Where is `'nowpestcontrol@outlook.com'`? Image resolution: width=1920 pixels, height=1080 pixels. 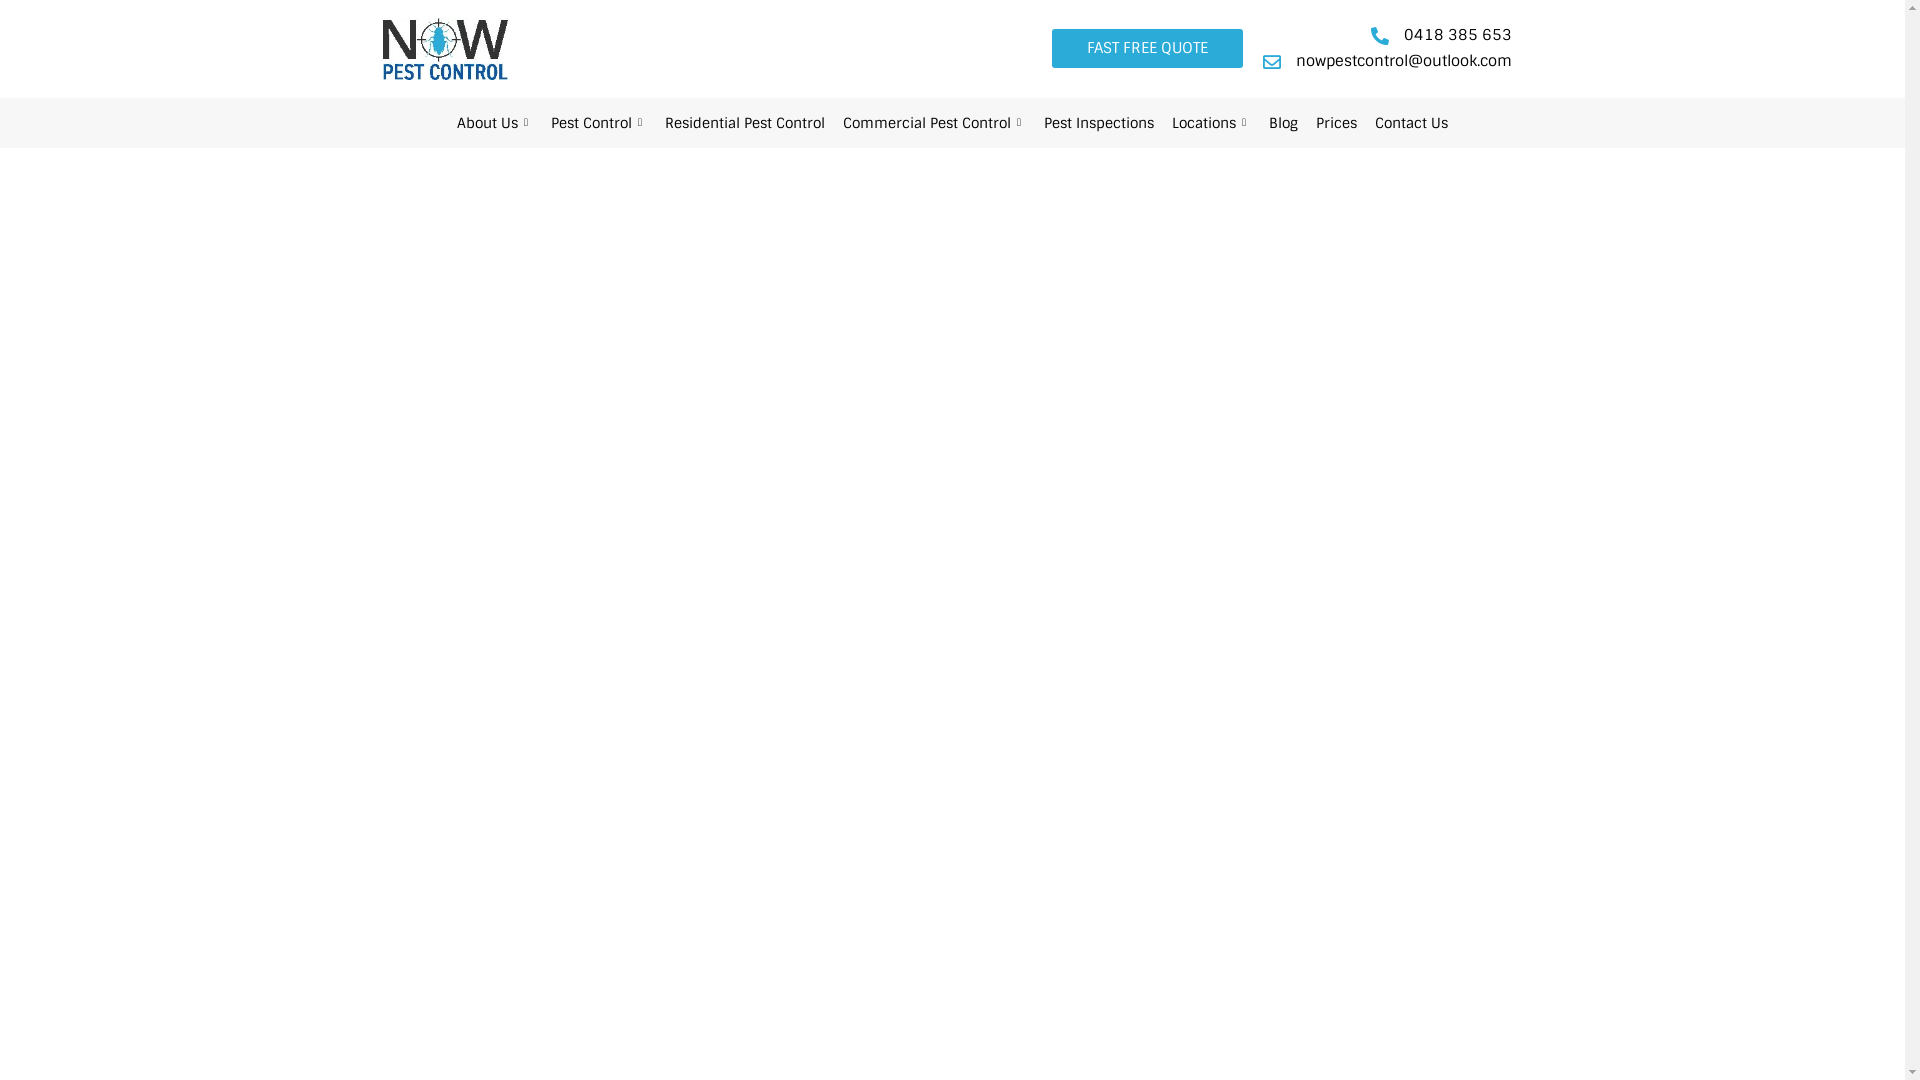
'nowpestcontrol@outlook.com' is located at coordinates (1384, 60).